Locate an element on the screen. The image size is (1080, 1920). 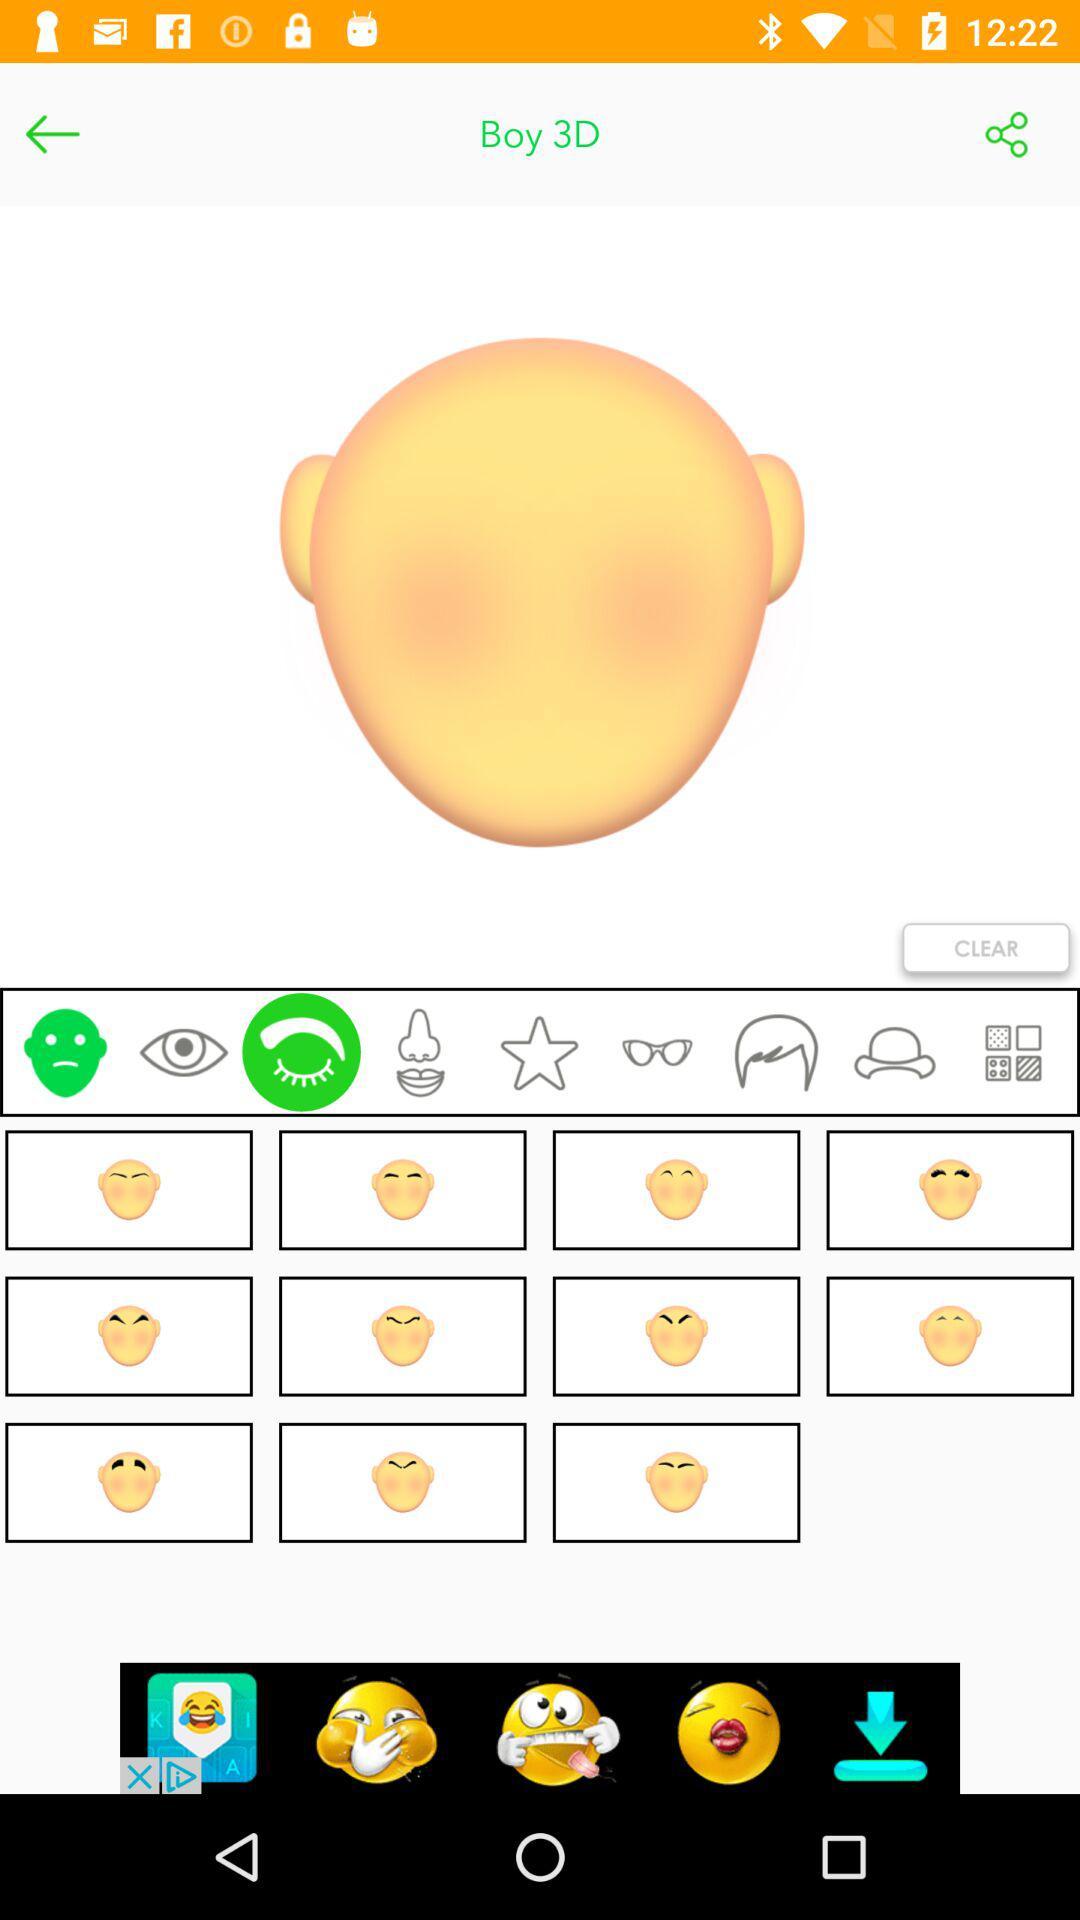
clear picture is located at coordinates (985, 951).